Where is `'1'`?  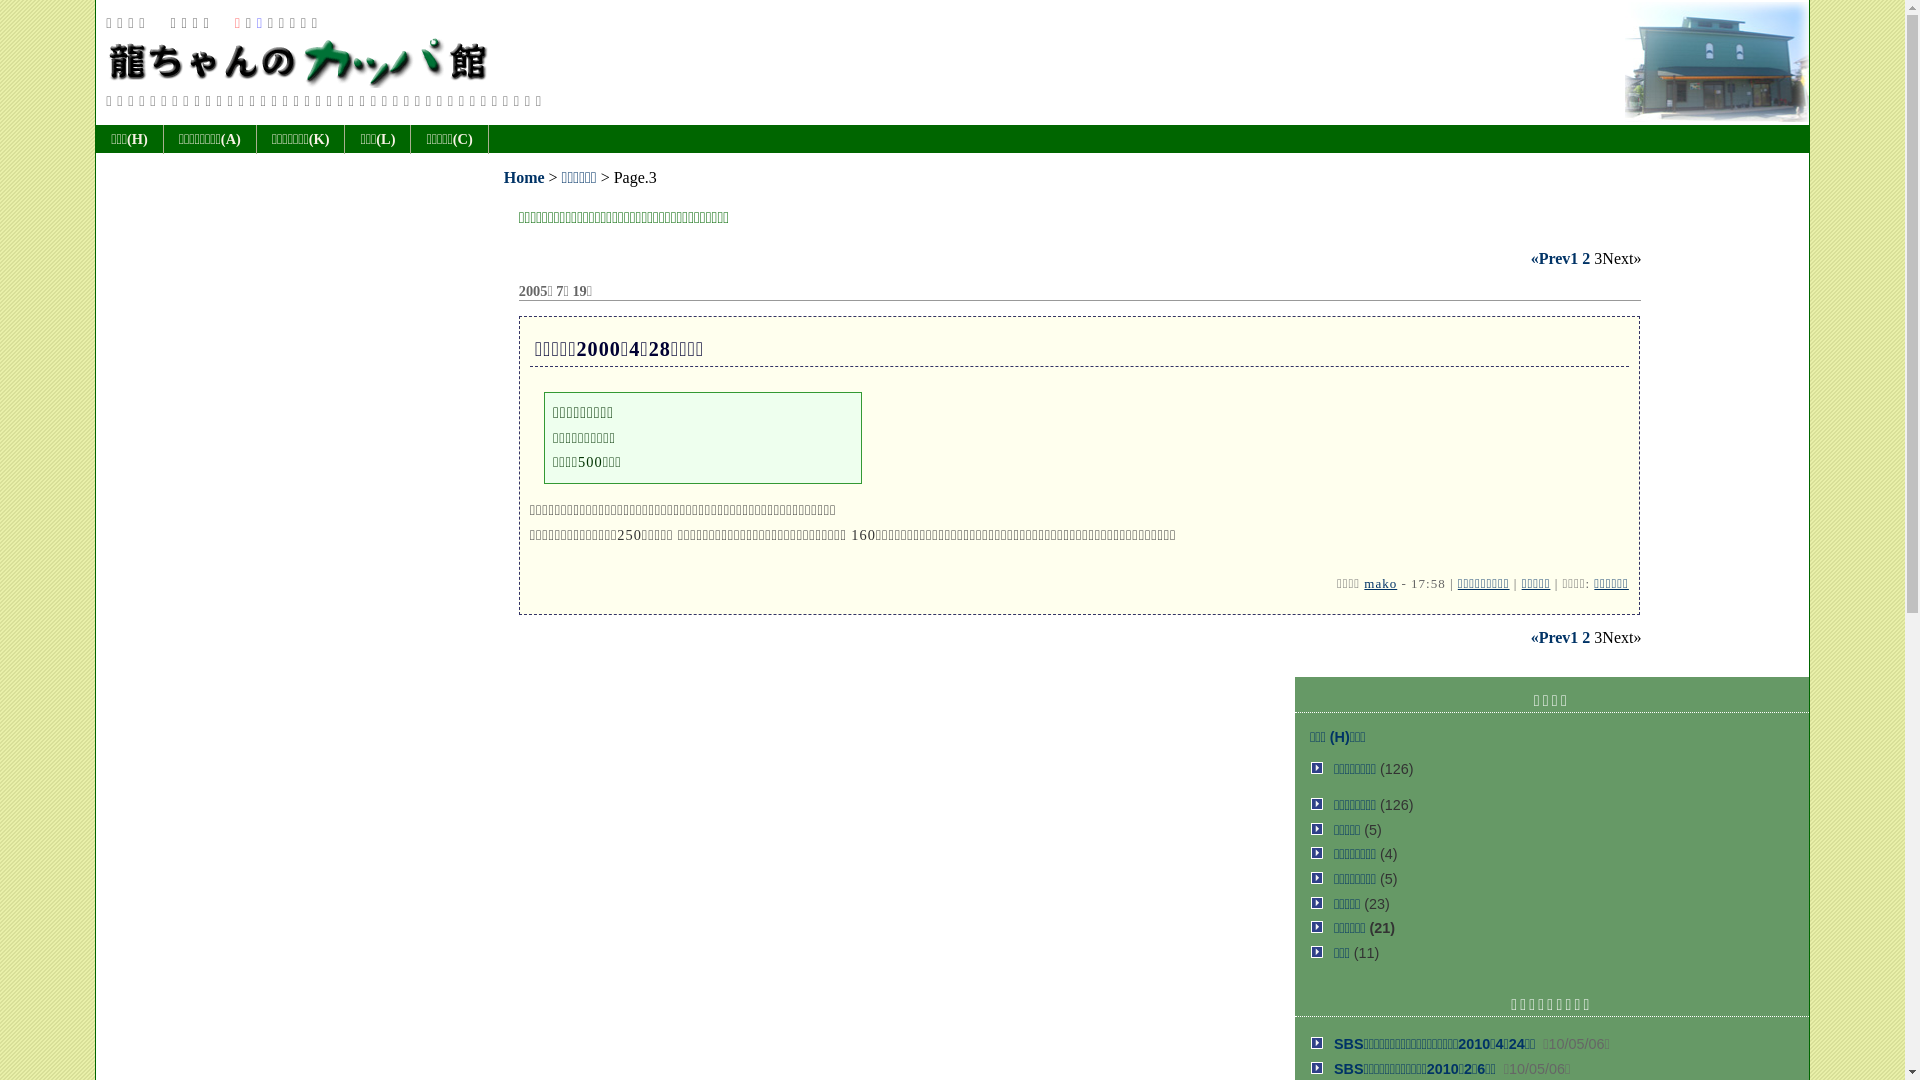
'1' is located at coordinates (1573, 637).